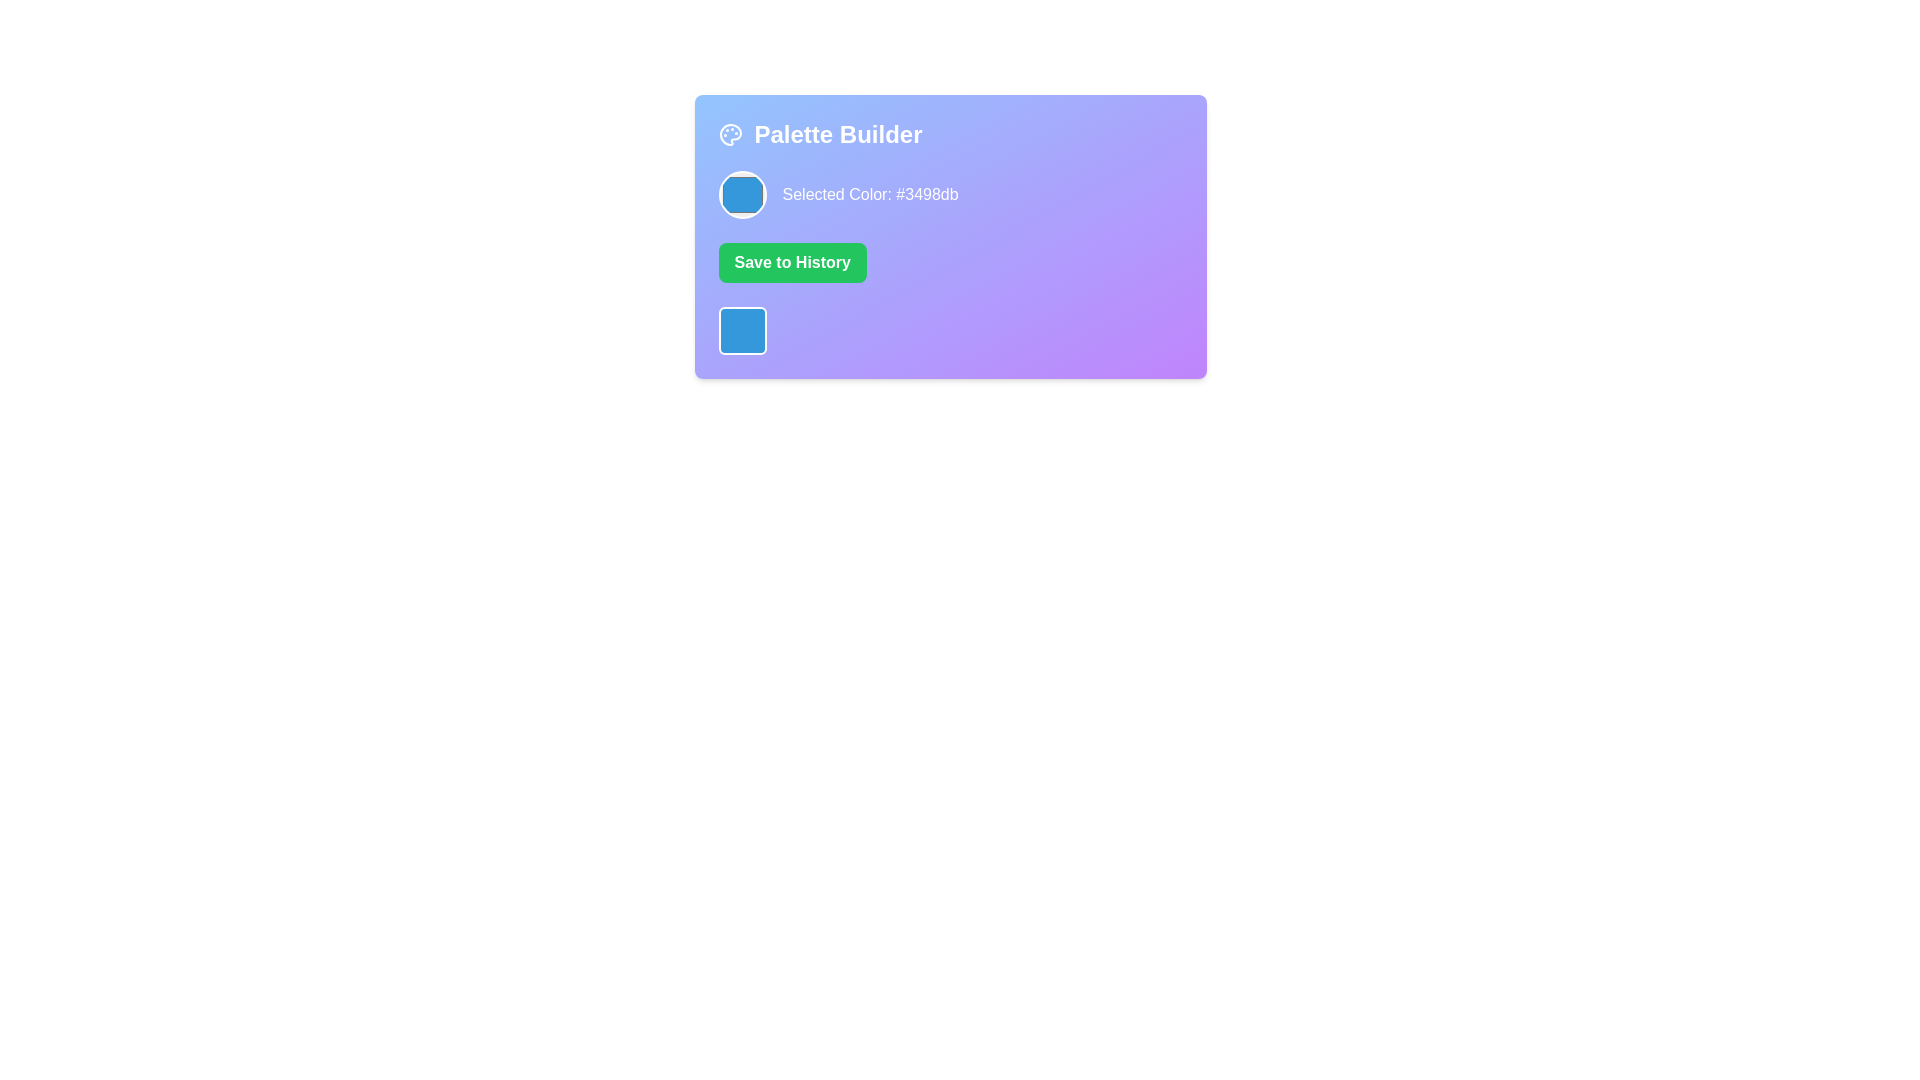 The height and width of the screenshot is (1080, 1920). What do you see at coordinates (729, 135) in the screenshot?
I see `the artistic palette icon located in the top-left section of the 'Palette Builder' card, positioned above the 'Selected Color: #3498db' text` at bounding box center [729, 135].